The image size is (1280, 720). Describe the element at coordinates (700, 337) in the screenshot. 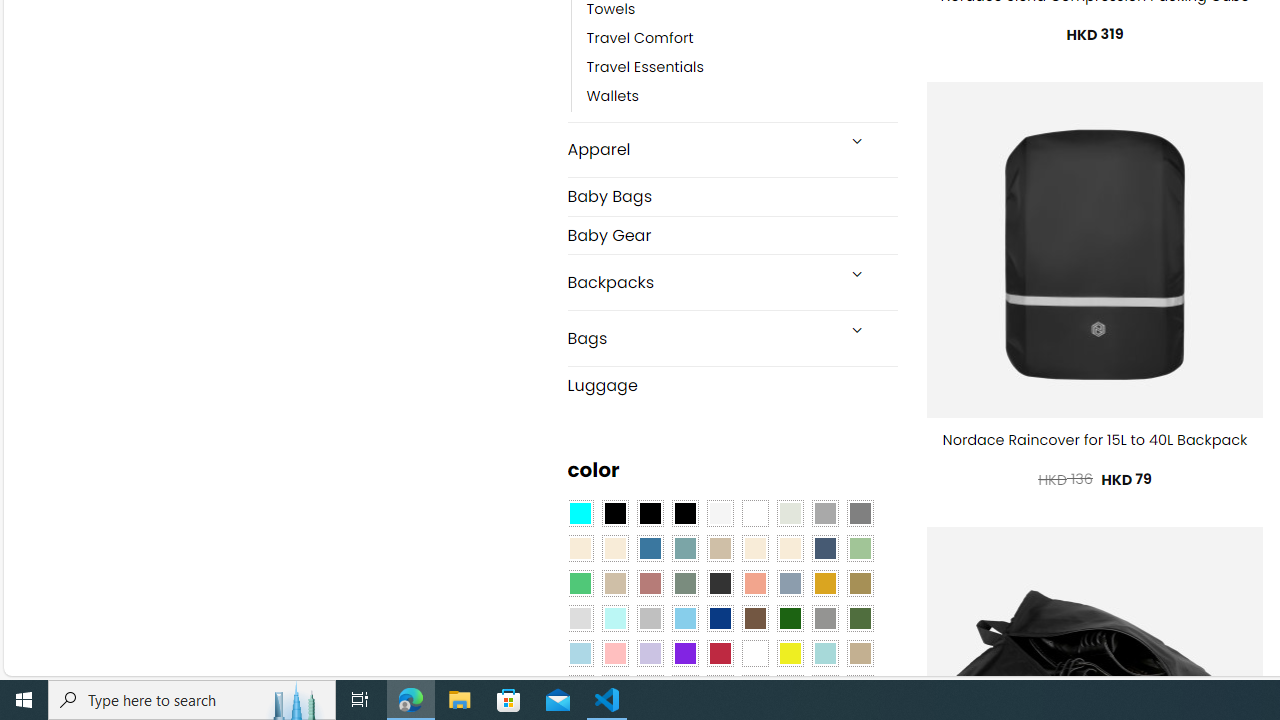

I see `'Bags'` at that location.